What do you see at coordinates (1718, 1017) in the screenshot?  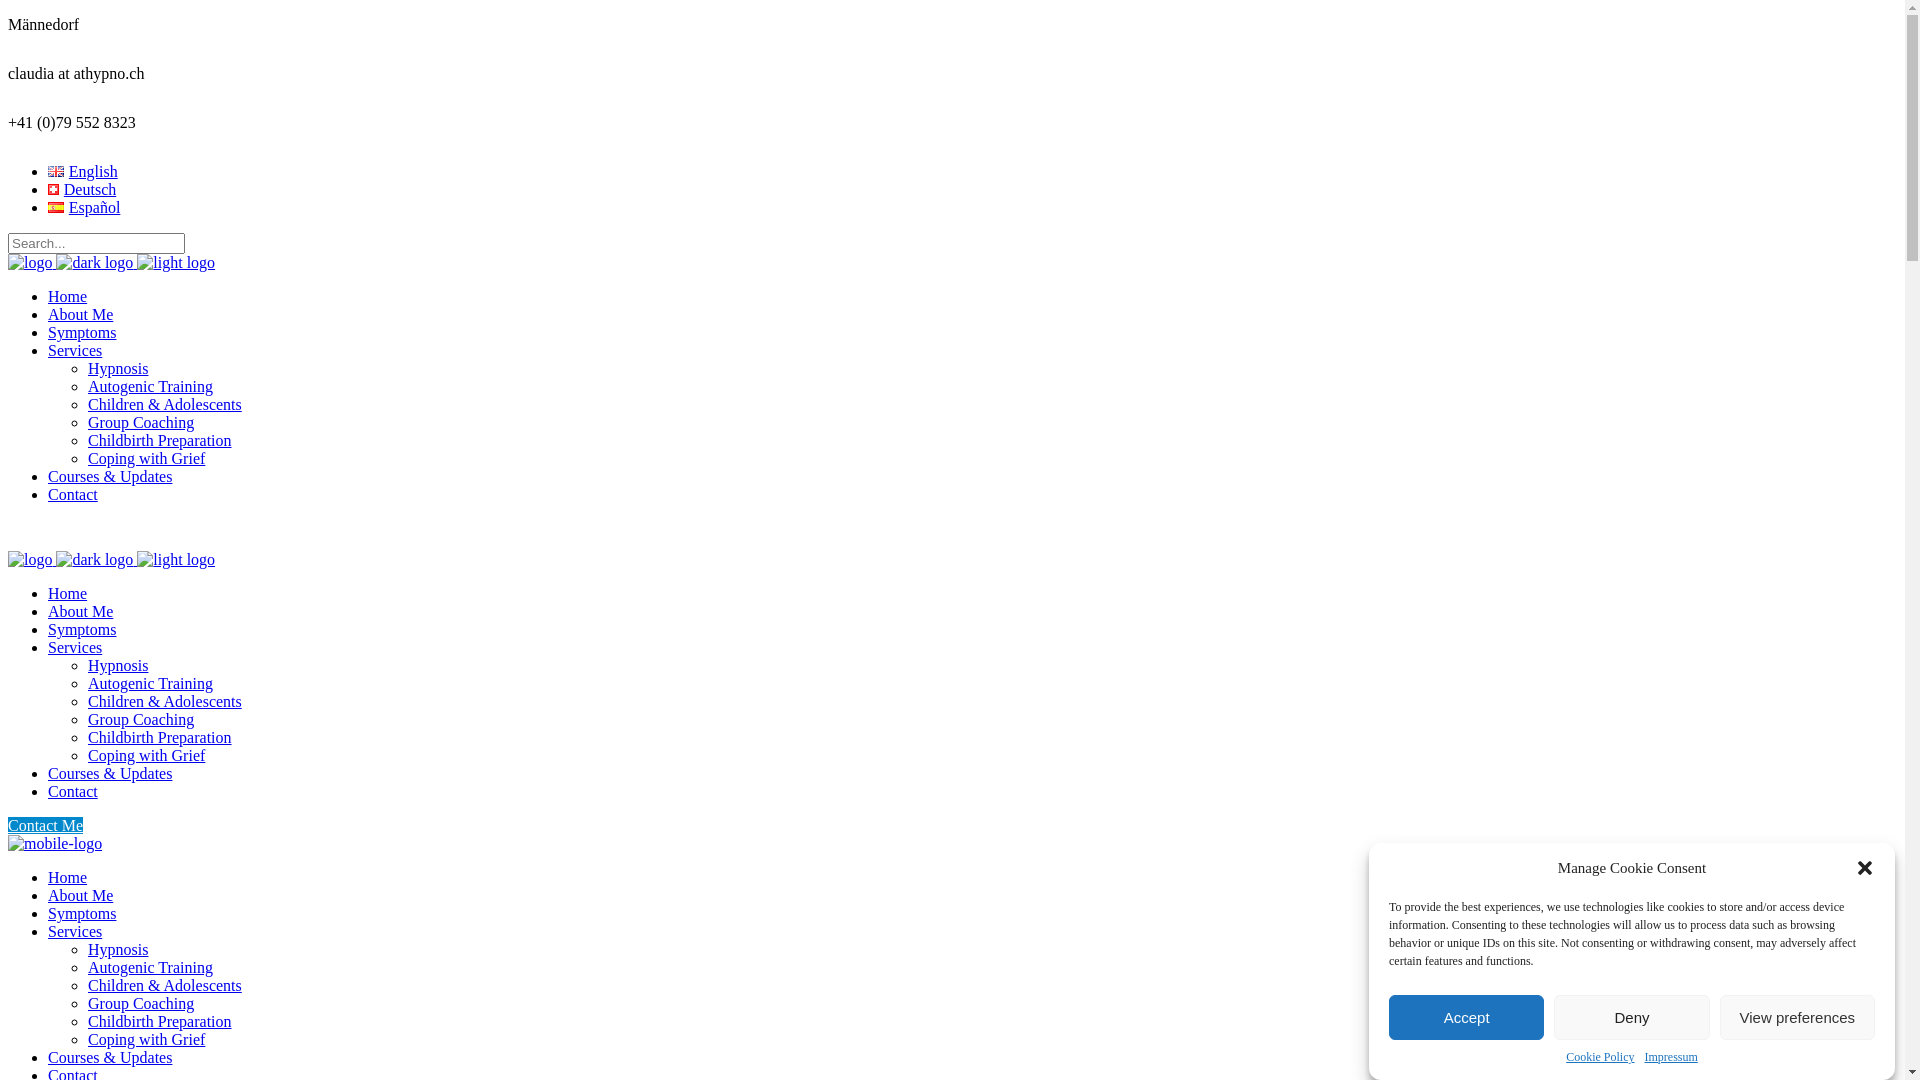 I see `'View preferences'` at bounding box center [1718, 1017].